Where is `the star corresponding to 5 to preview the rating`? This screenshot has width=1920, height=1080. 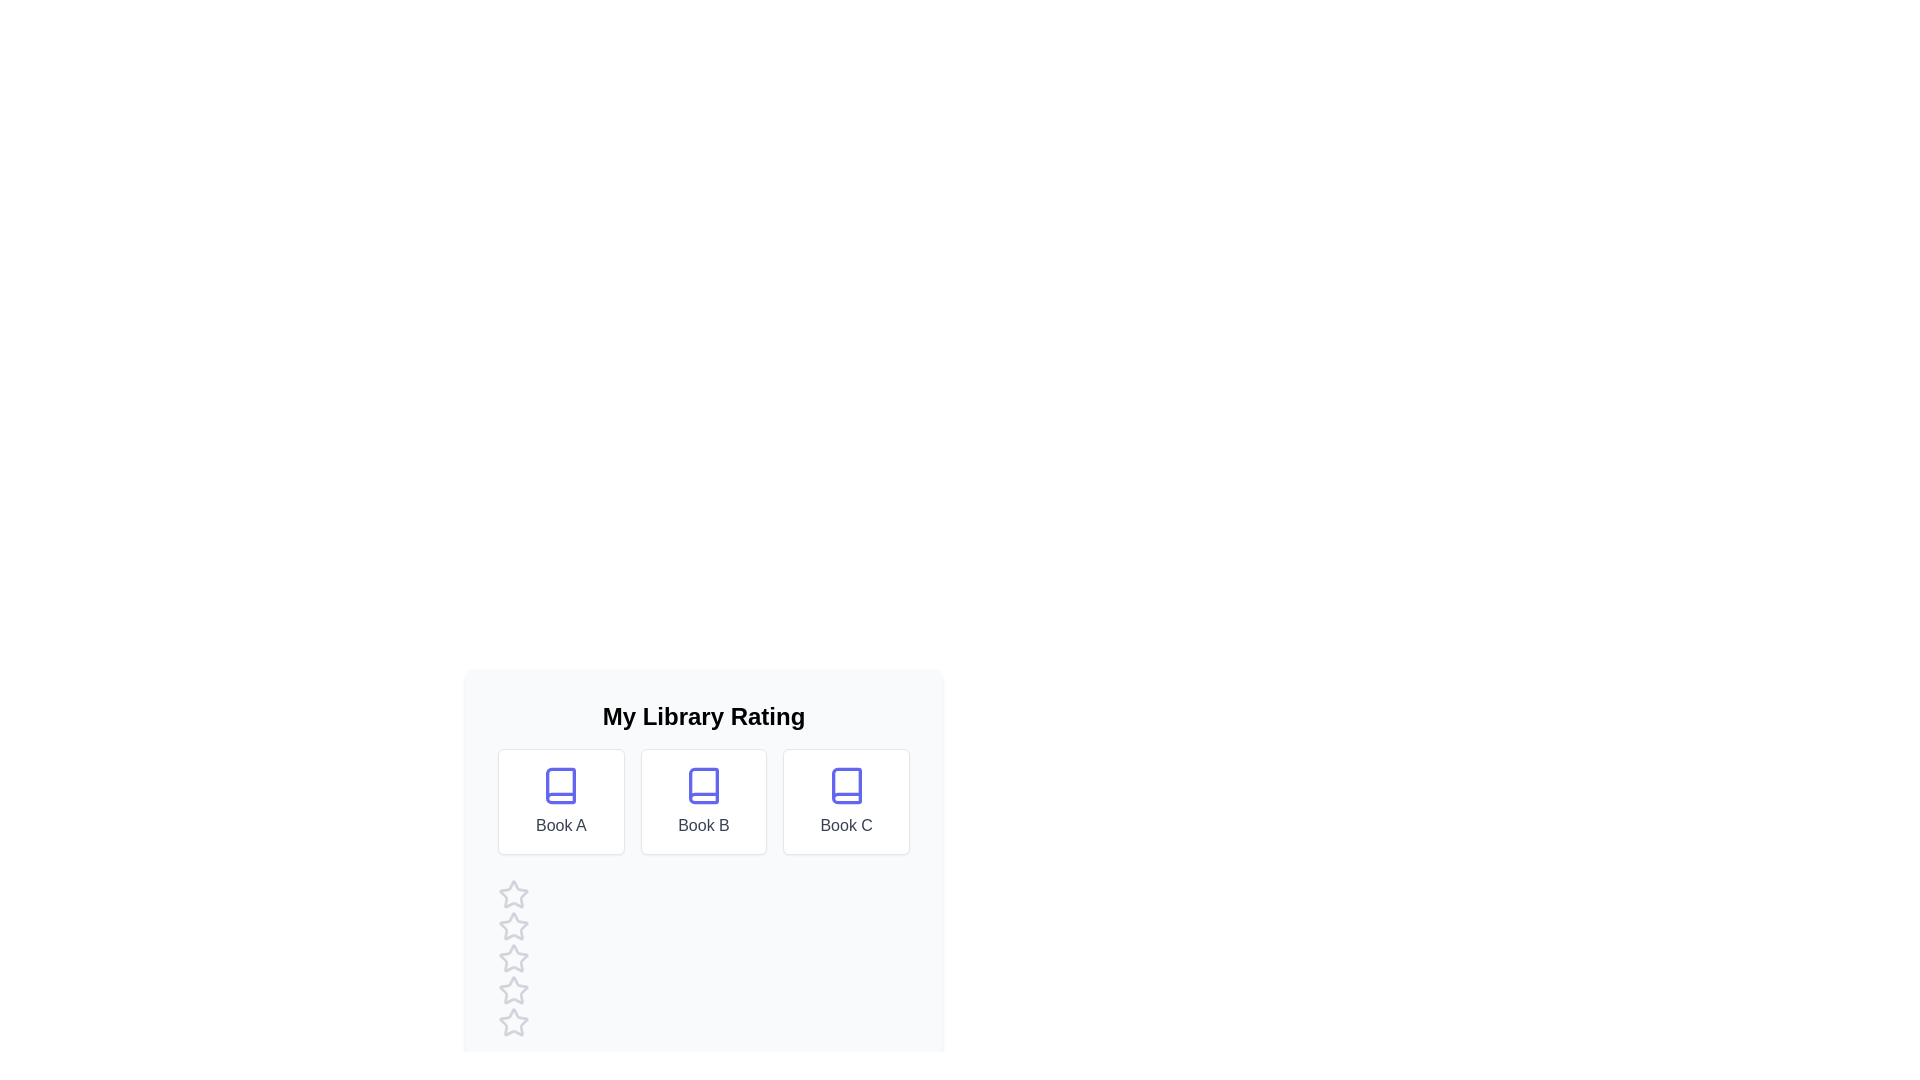
the star corresponding to 5 to preview the rating is located at coordinates (513, 1022).